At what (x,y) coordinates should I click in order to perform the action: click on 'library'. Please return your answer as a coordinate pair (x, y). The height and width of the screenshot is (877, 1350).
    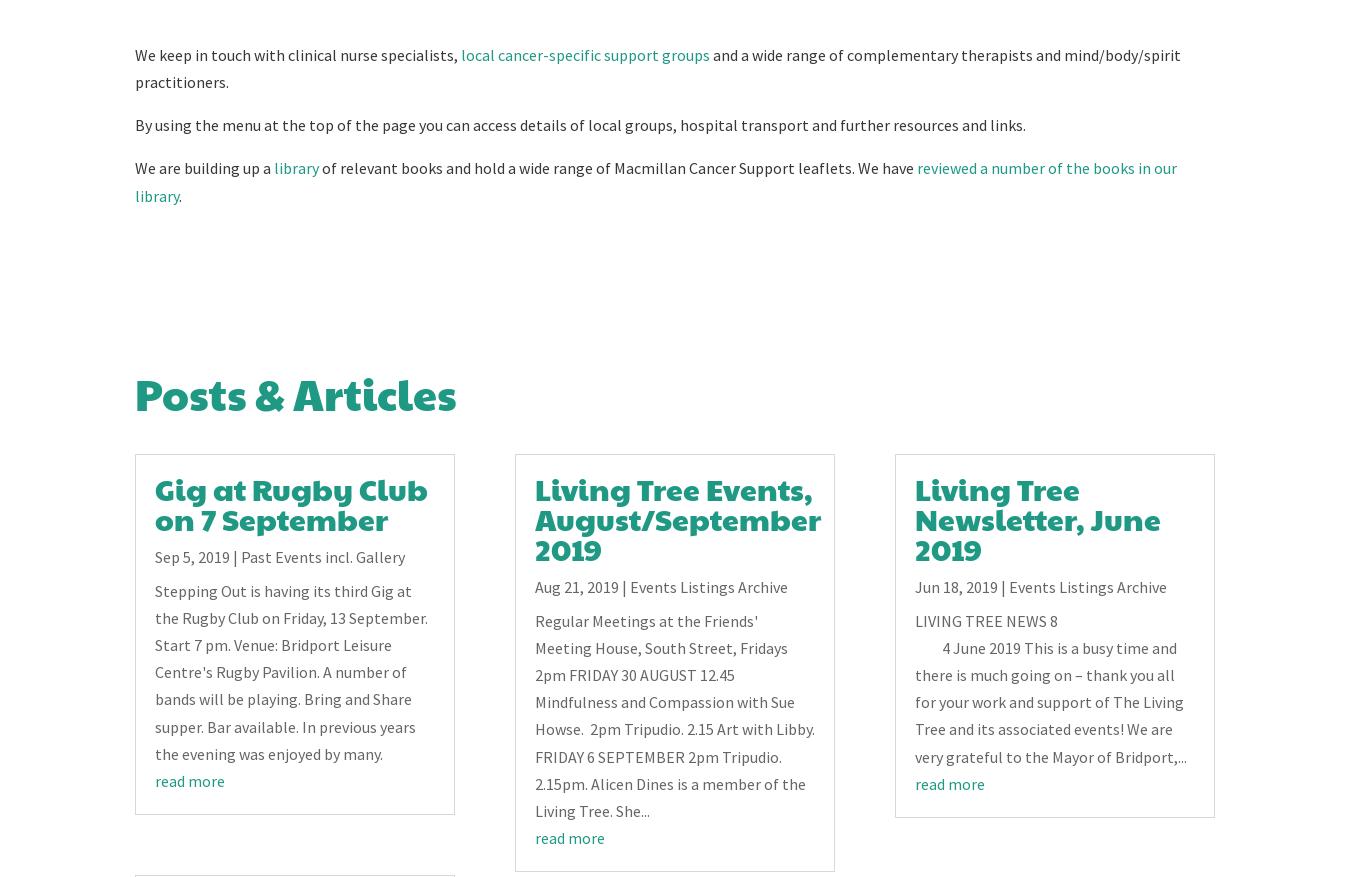
    Looking at the image, I should click on (273, 168).